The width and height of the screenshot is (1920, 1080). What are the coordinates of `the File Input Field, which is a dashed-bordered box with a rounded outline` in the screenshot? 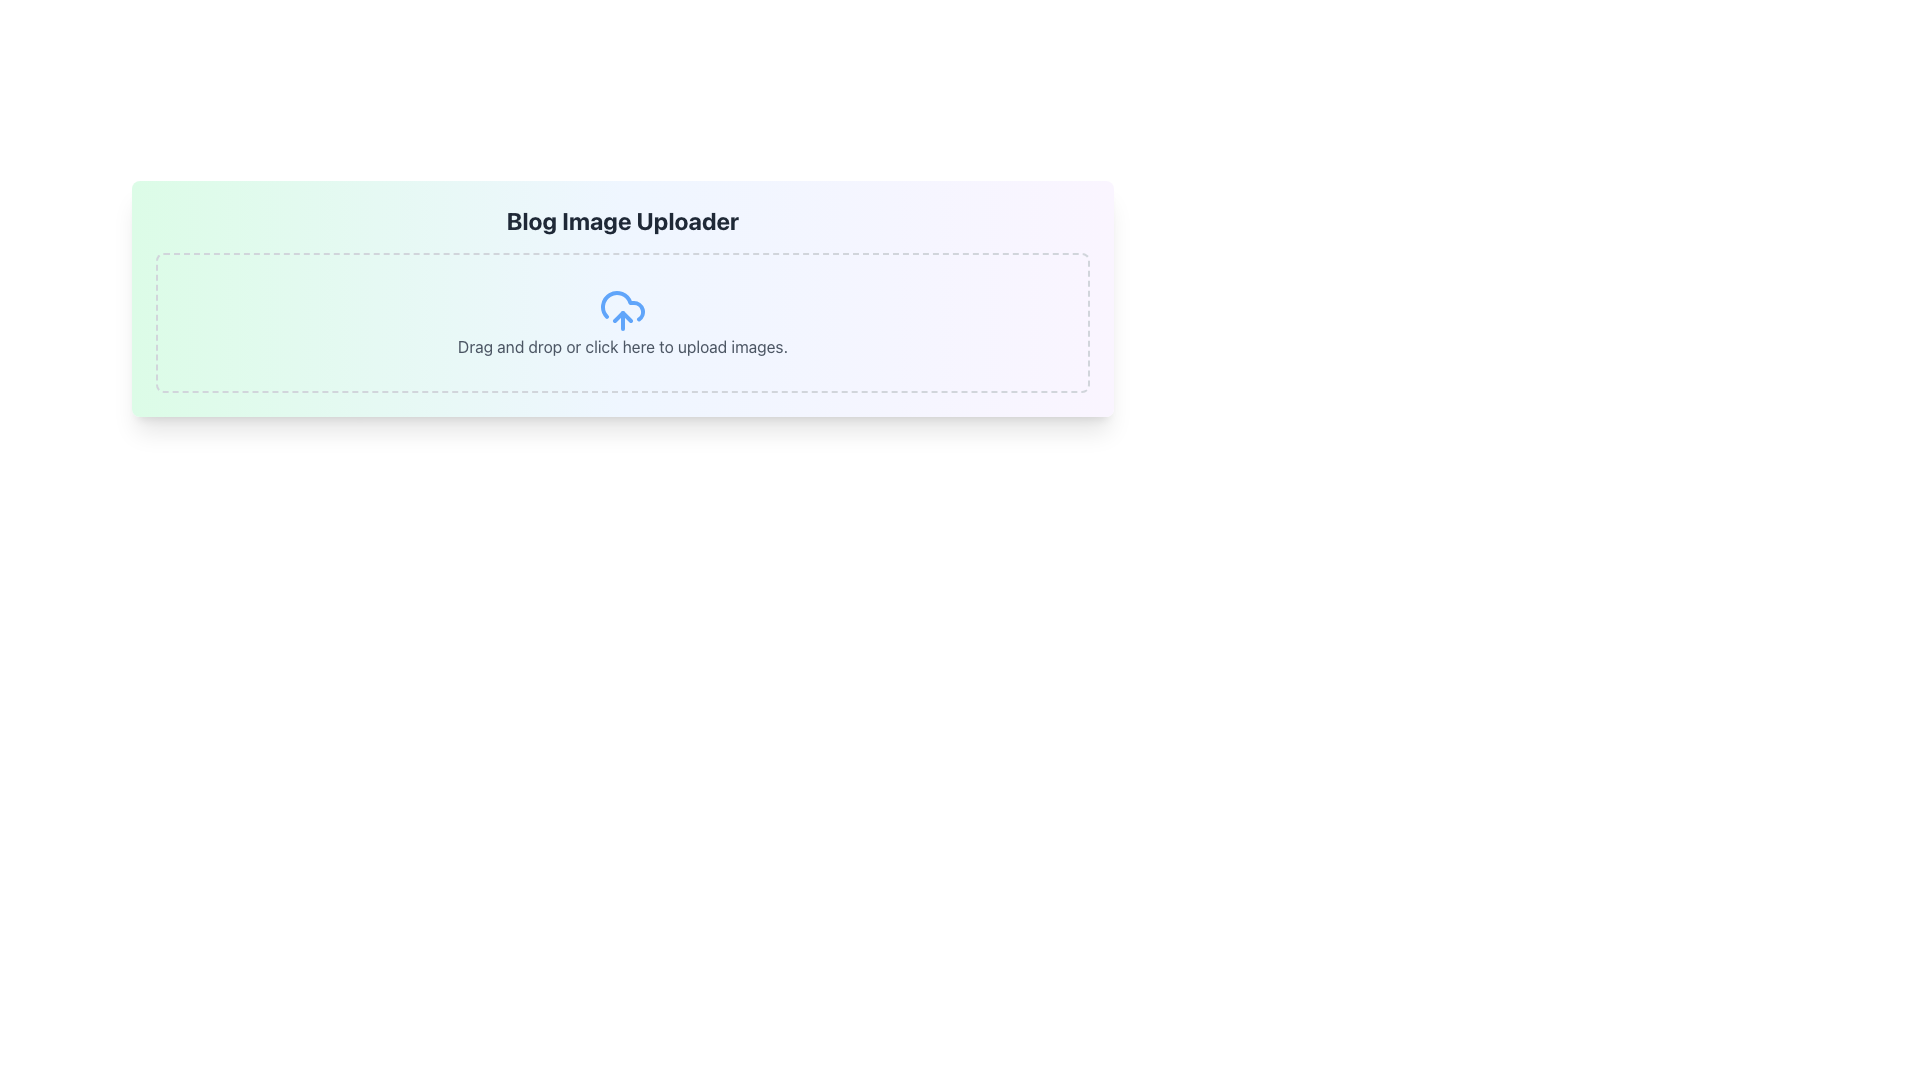 It's located at (622, 322).